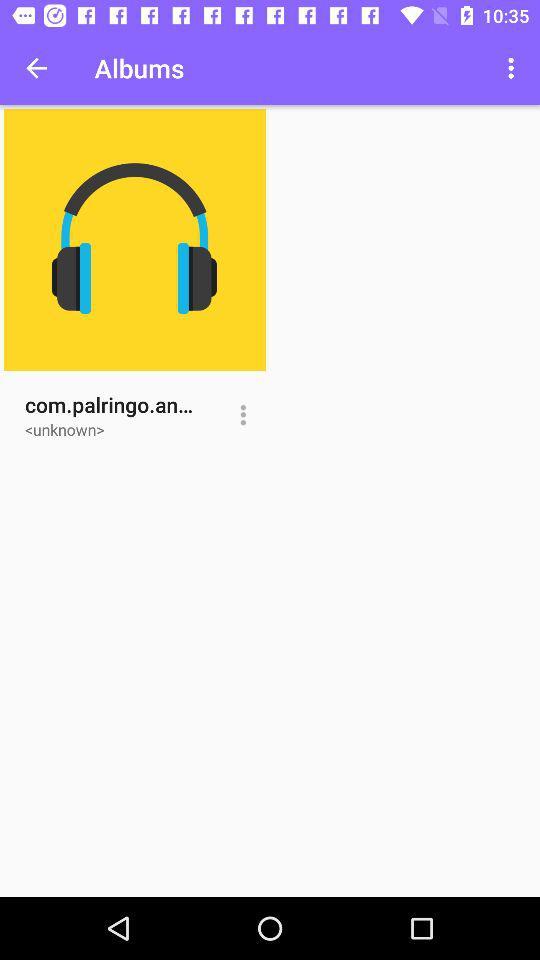 This screenshot has height=960, width=540. I want to click on item to the left of the albums icon, so click(36, 68).